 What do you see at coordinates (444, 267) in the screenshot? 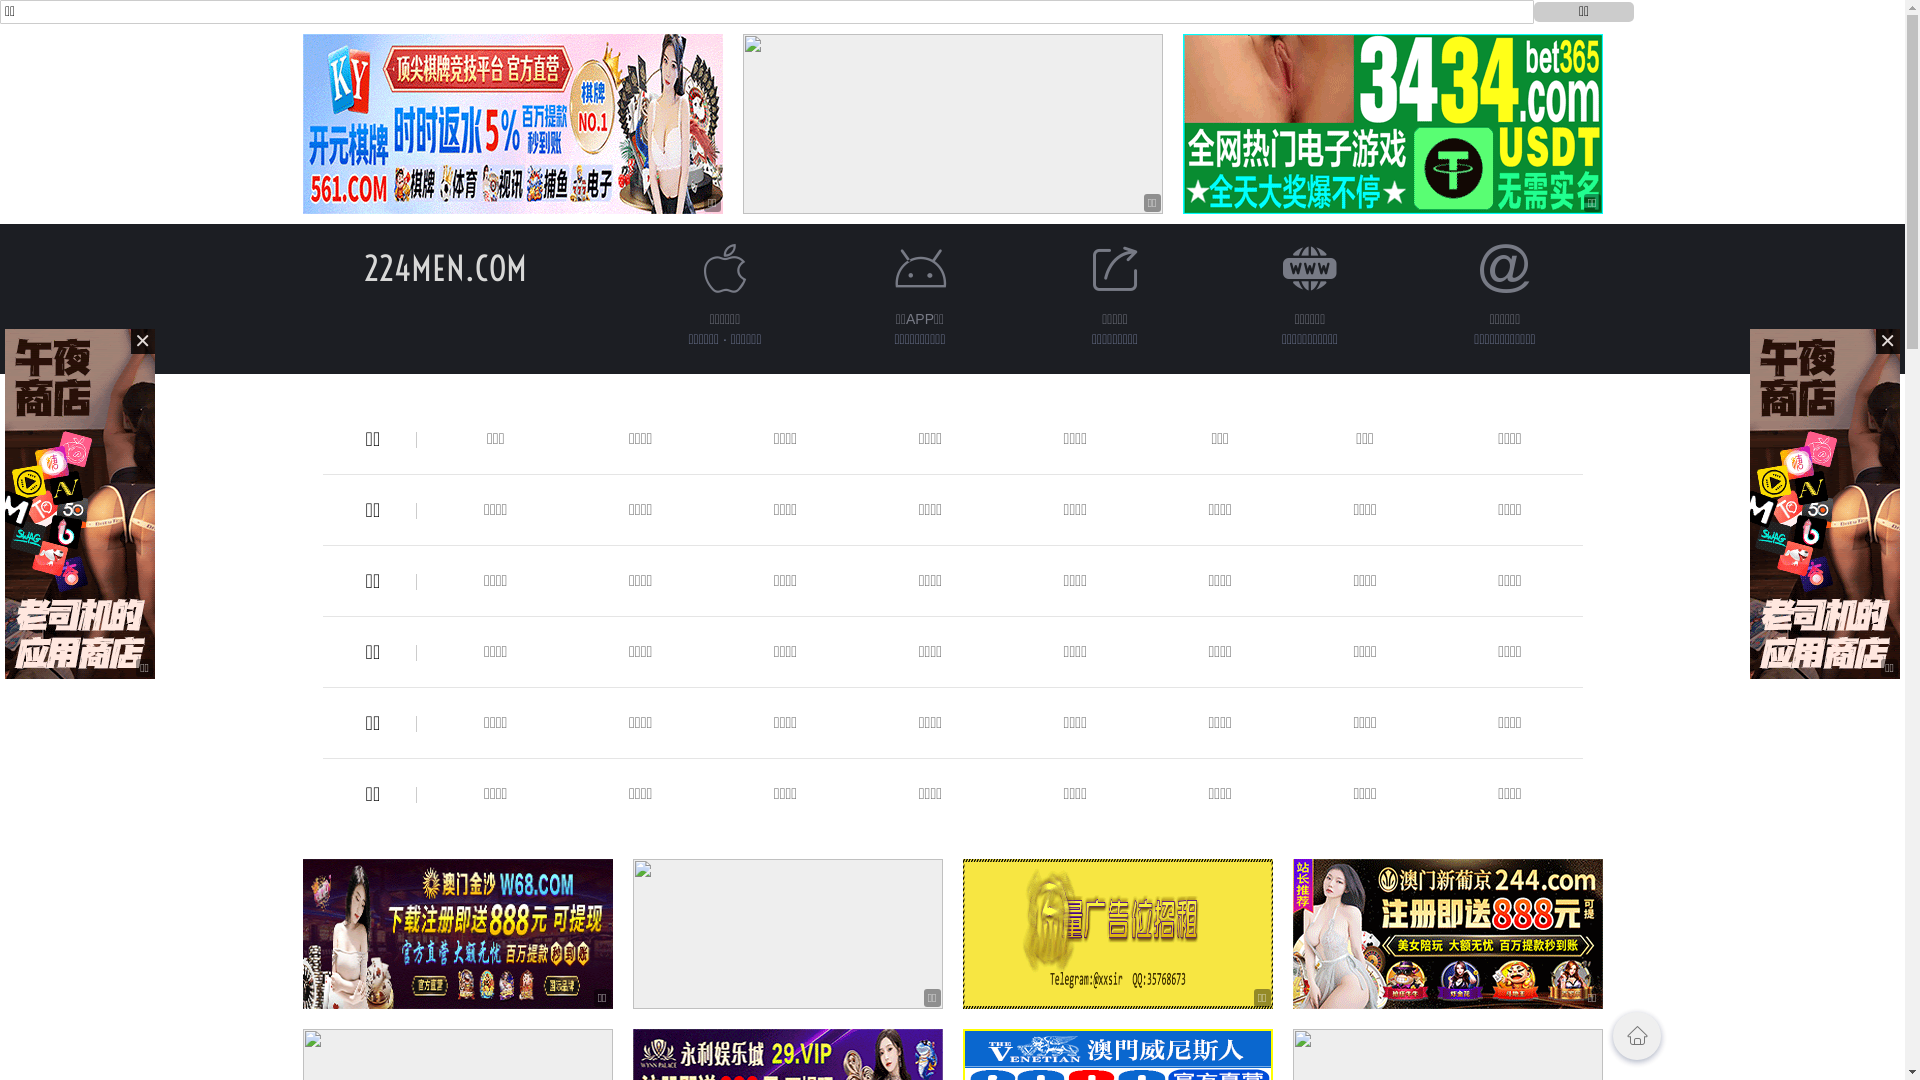
I see `'224MEN.COM'` at bounding box center [444, 267].